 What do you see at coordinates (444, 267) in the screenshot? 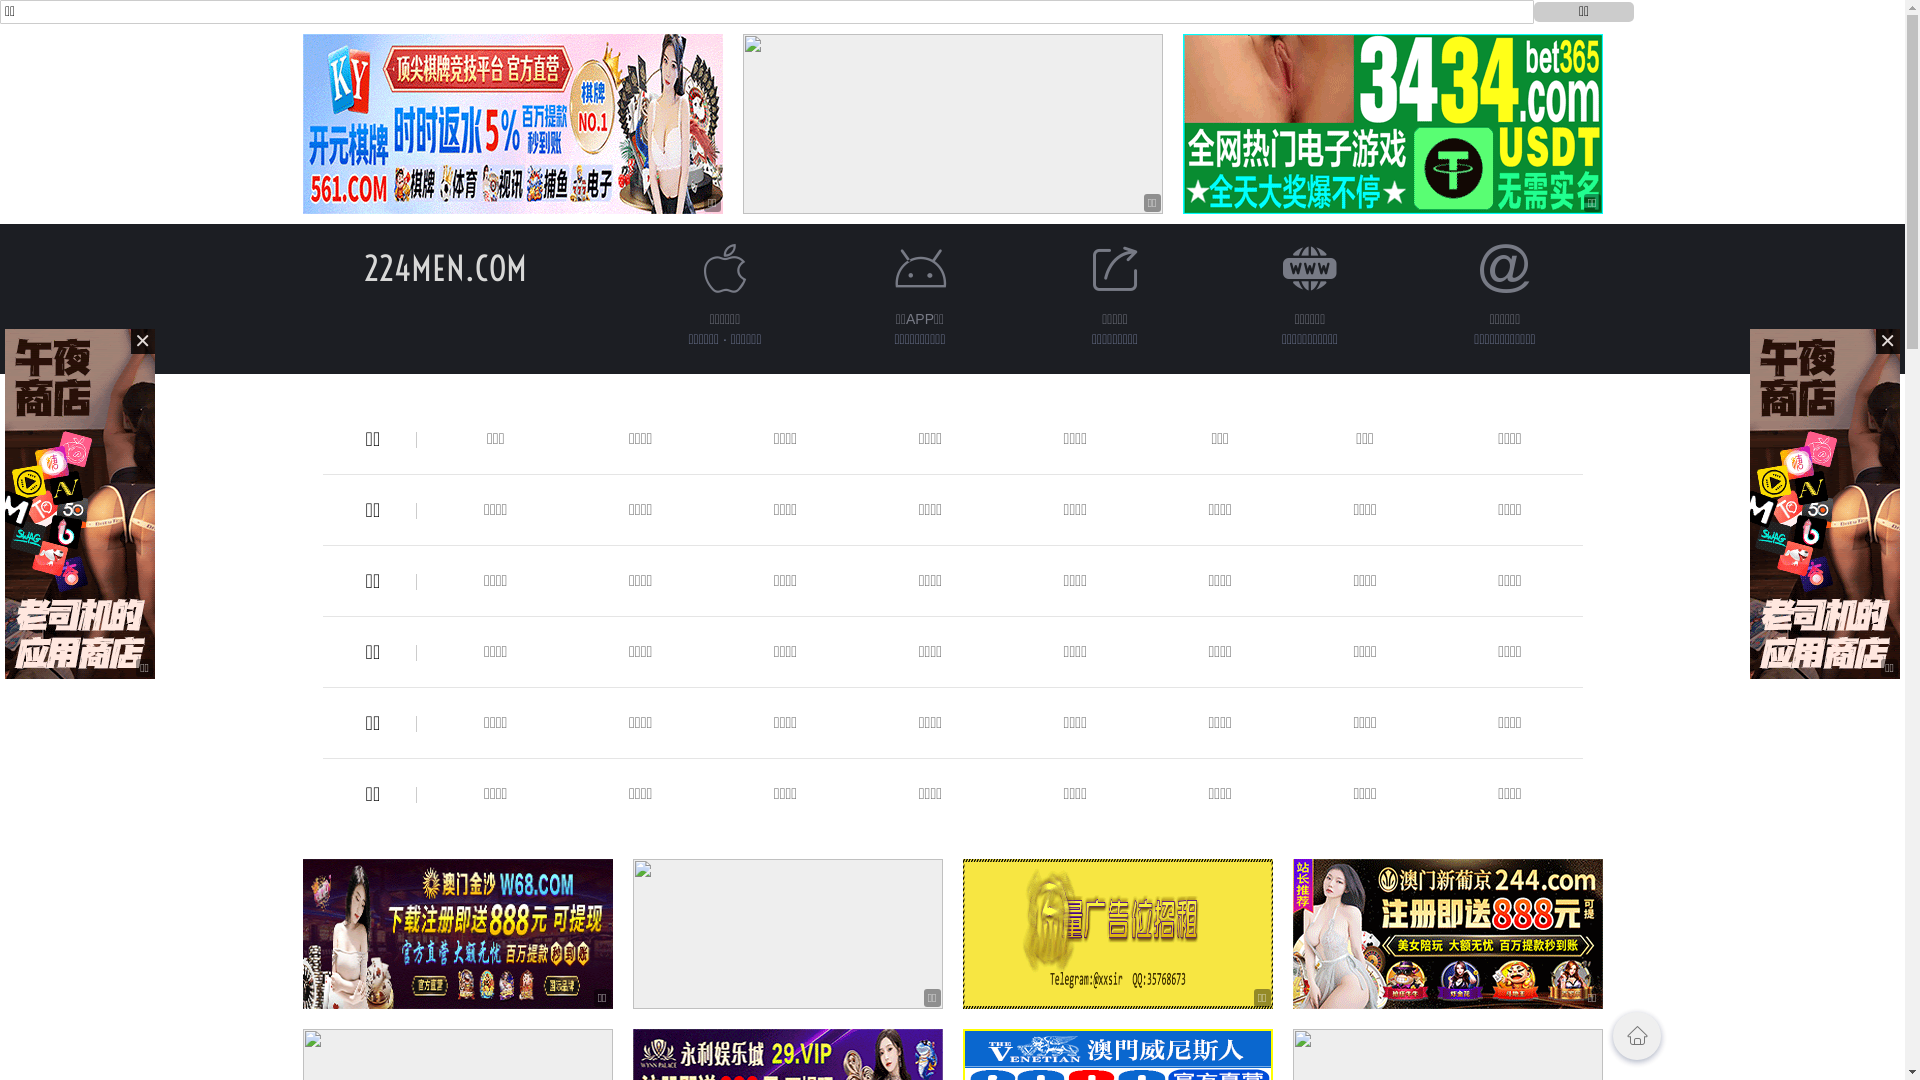
I see `'224MEN.COM'` at bounding box center [444, 267].